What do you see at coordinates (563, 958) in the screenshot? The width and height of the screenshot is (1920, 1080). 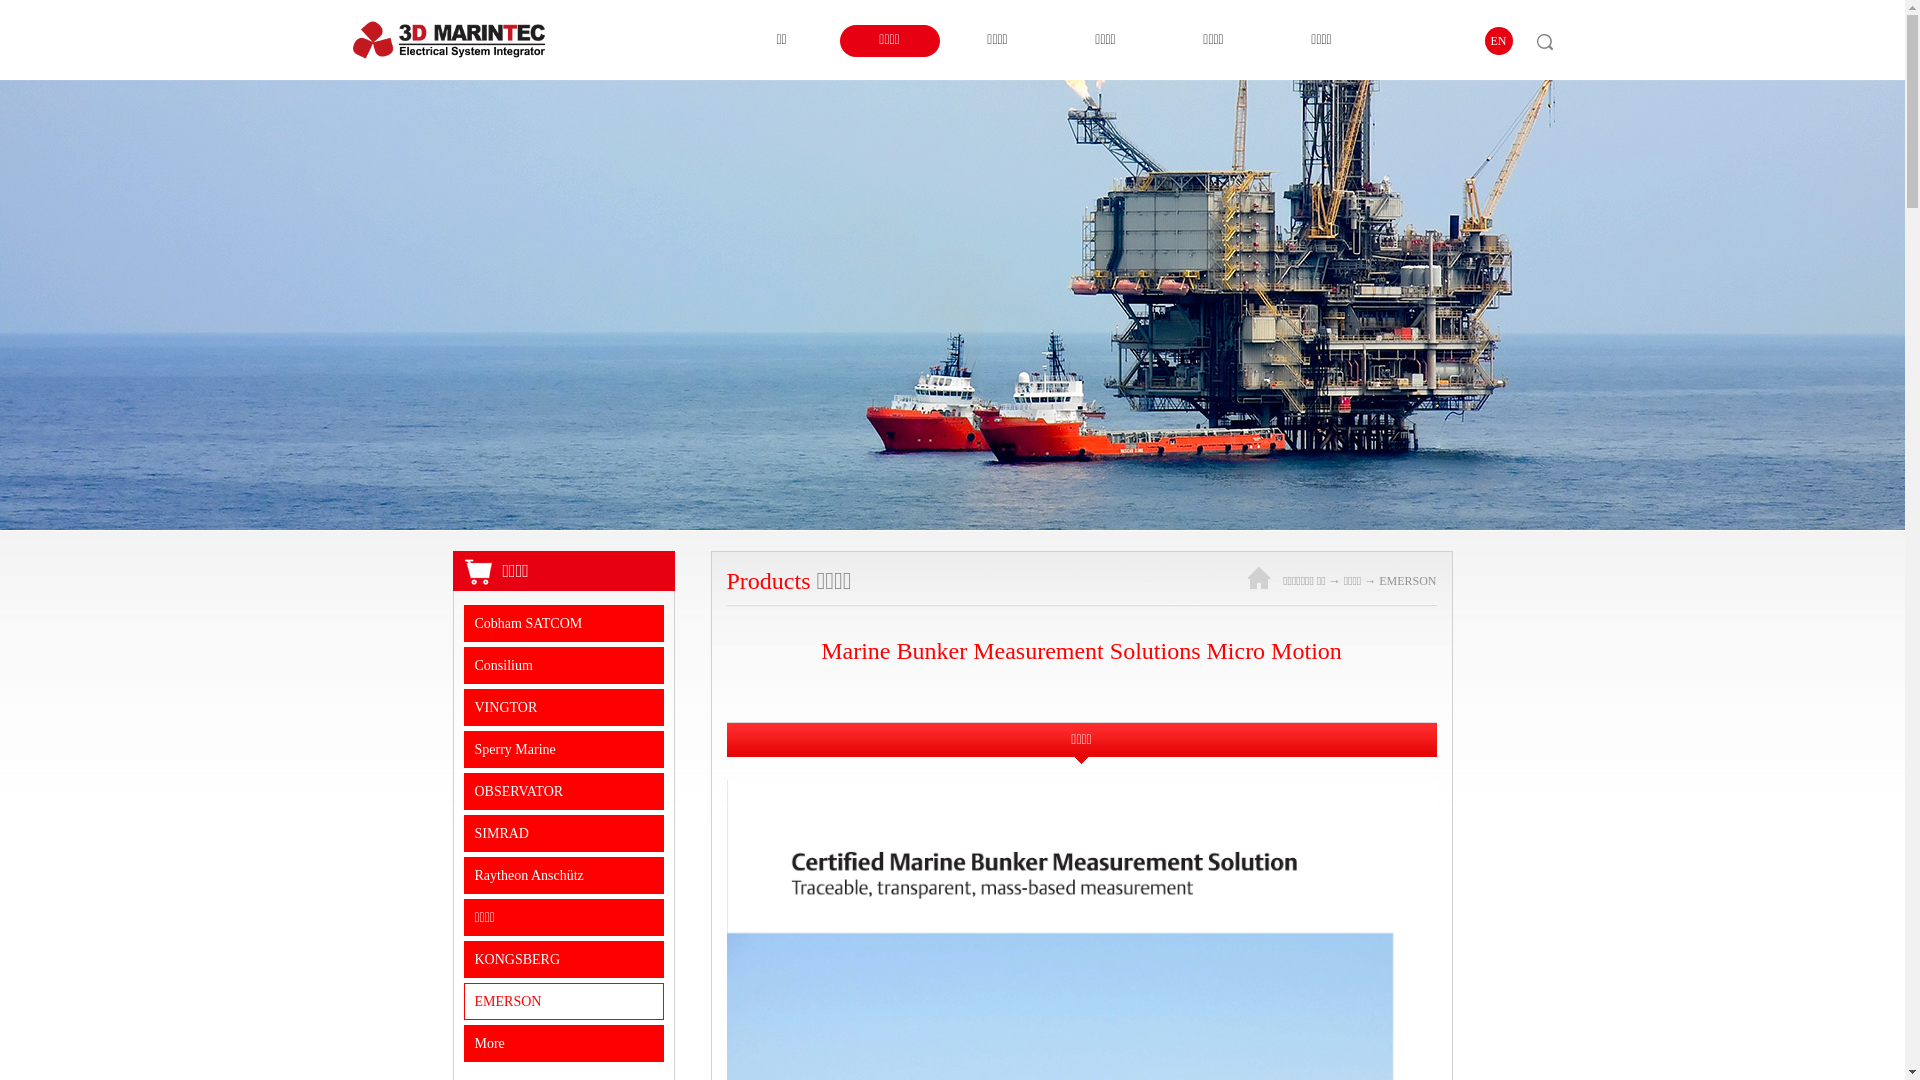 I see `'KONGSBERG'` at bounding box center [563, 958].